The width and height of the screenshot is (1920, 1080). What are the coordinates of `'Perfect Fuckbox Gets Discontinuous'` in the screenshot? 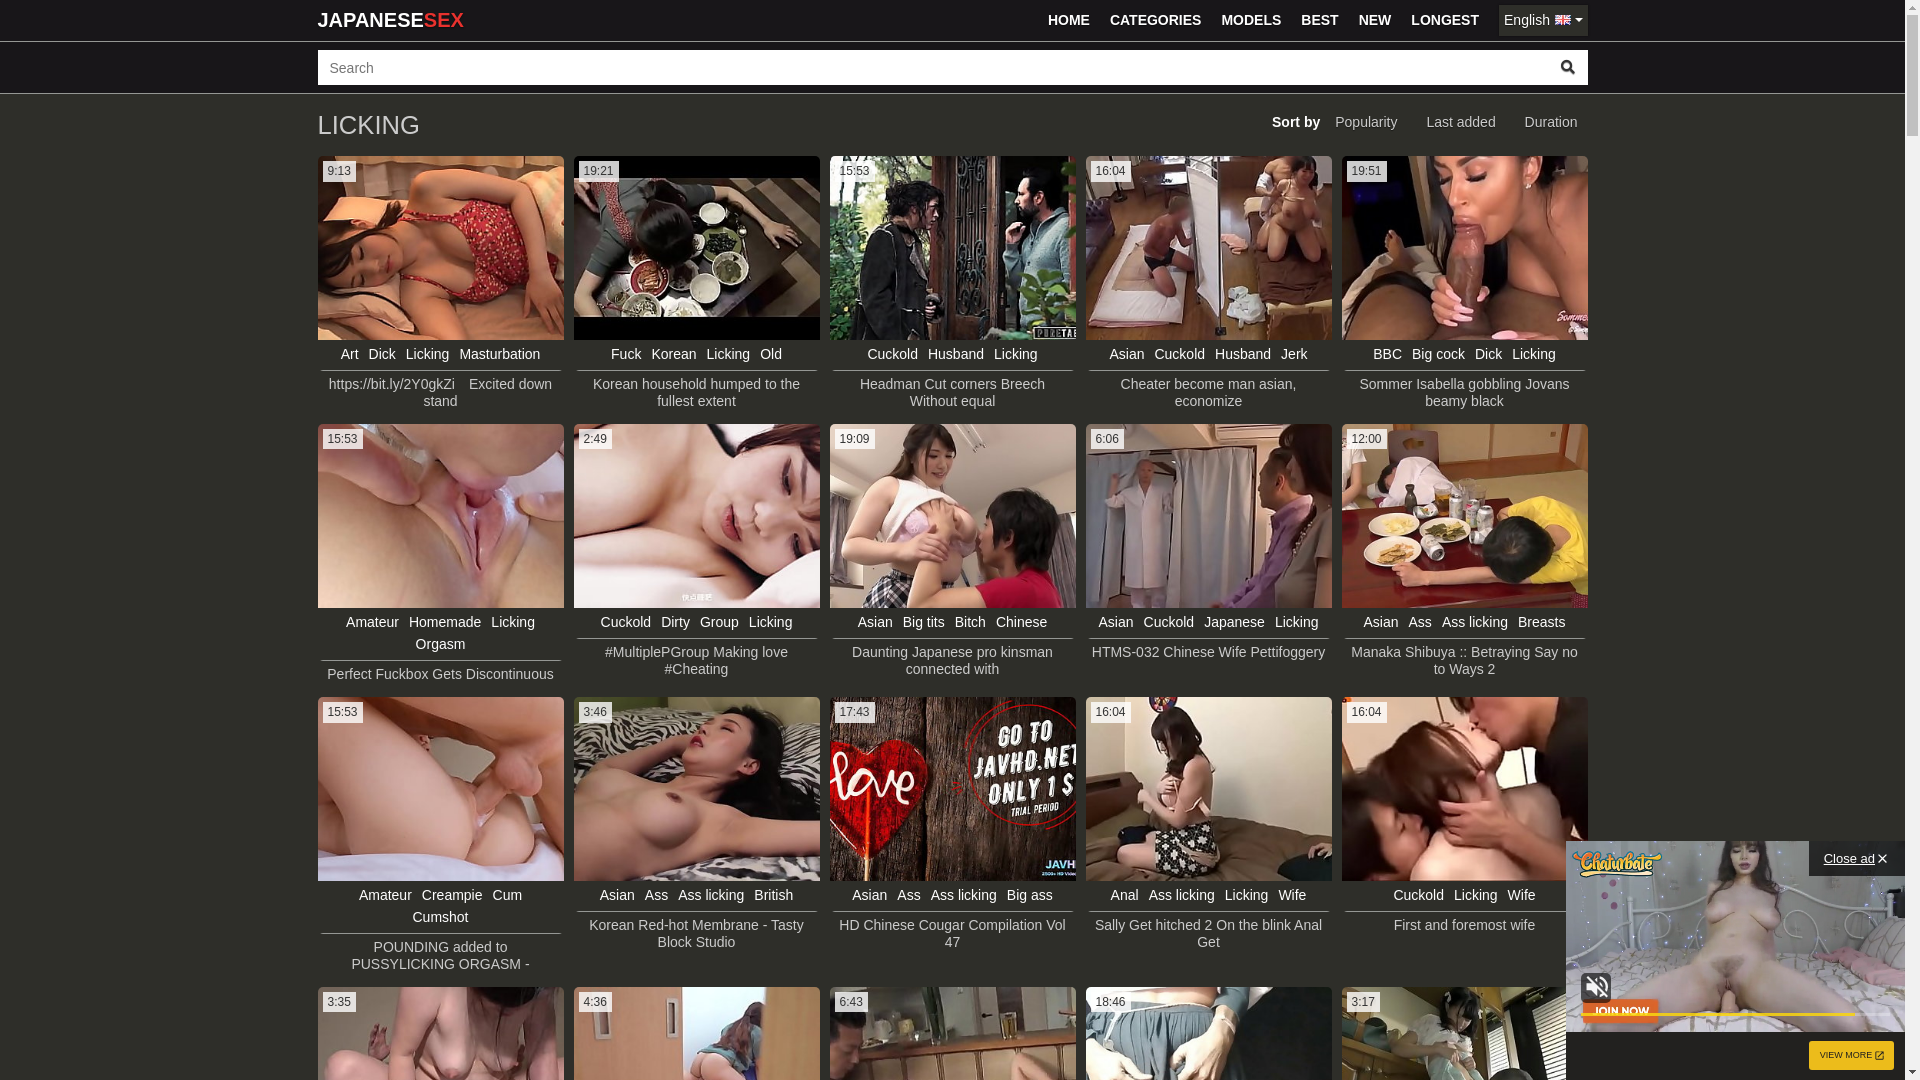 It's located at (439, 674).